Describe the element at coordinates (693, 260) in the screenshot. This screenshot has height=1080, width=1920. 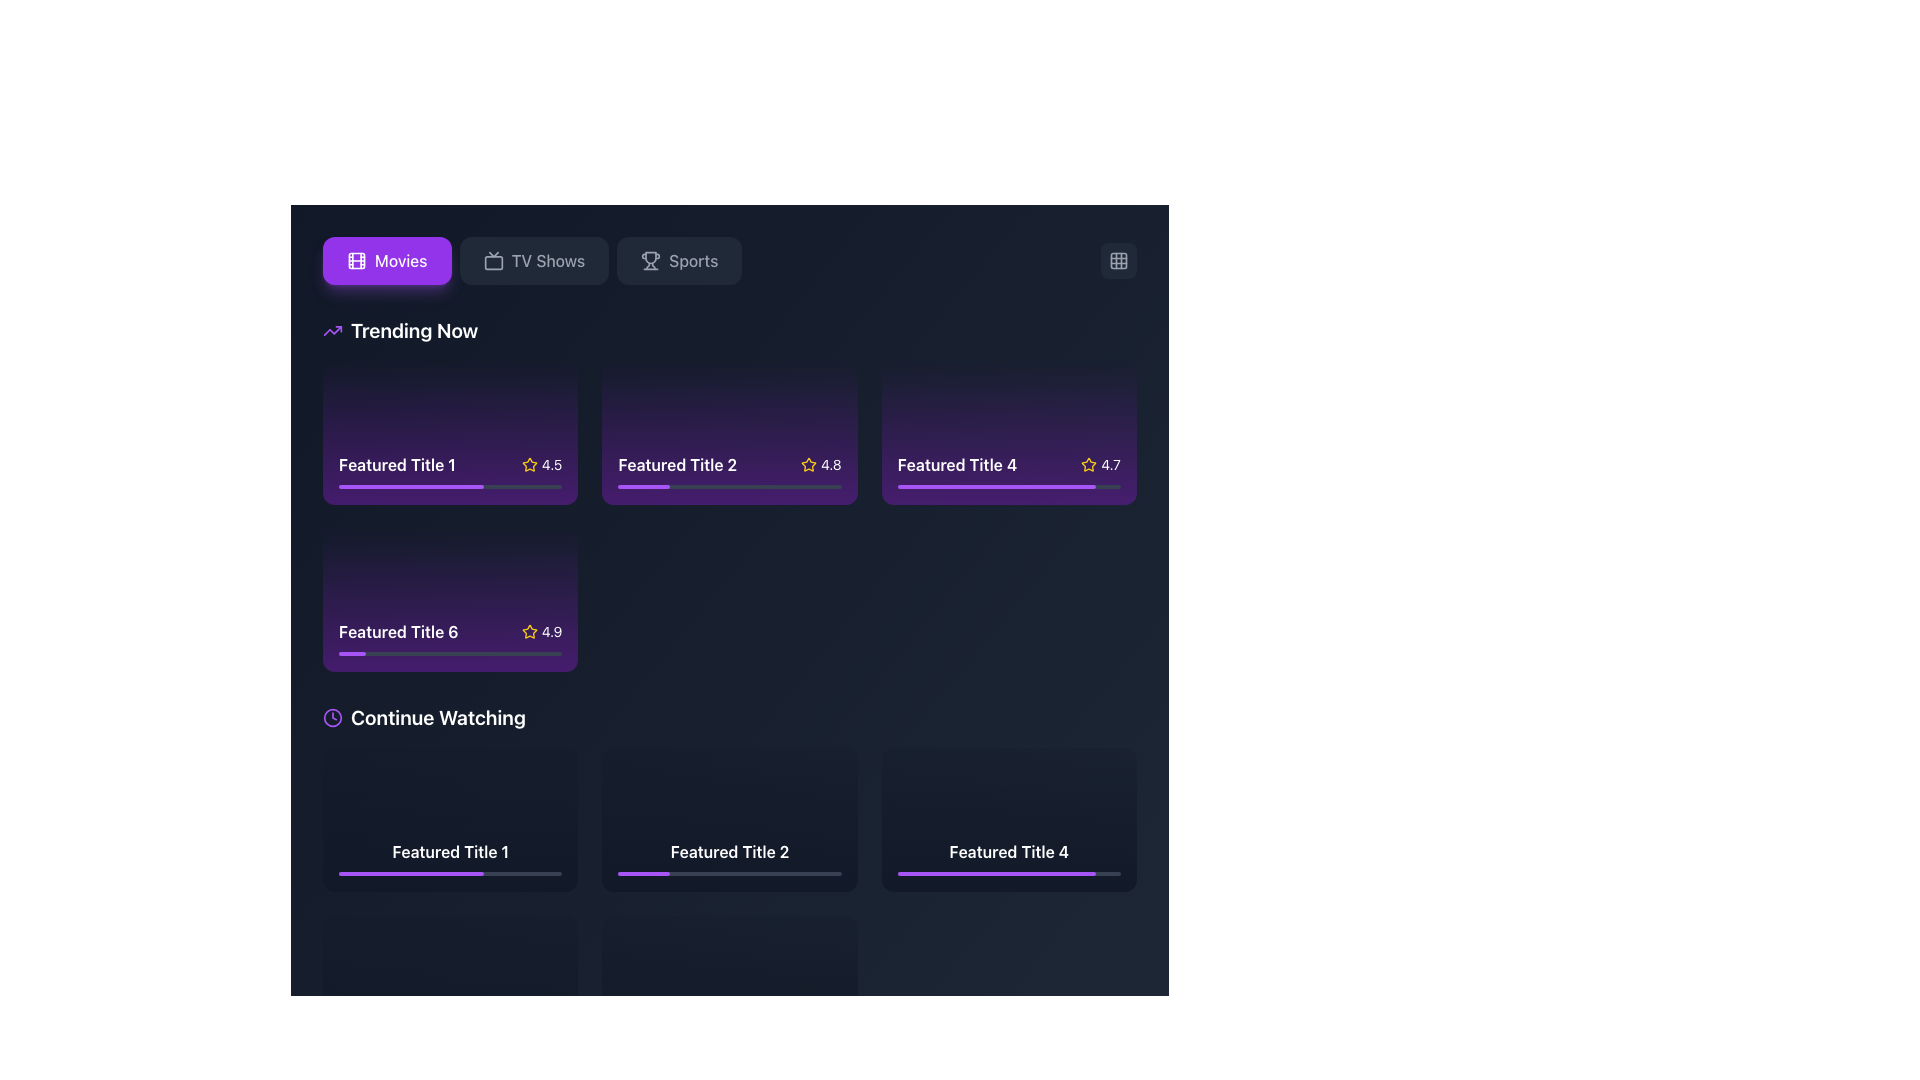
I see `the 'Sports' text label, which is displayed in light gray on a dark background, located within the horizontal navigation bar next to a trophy icon` at that location.